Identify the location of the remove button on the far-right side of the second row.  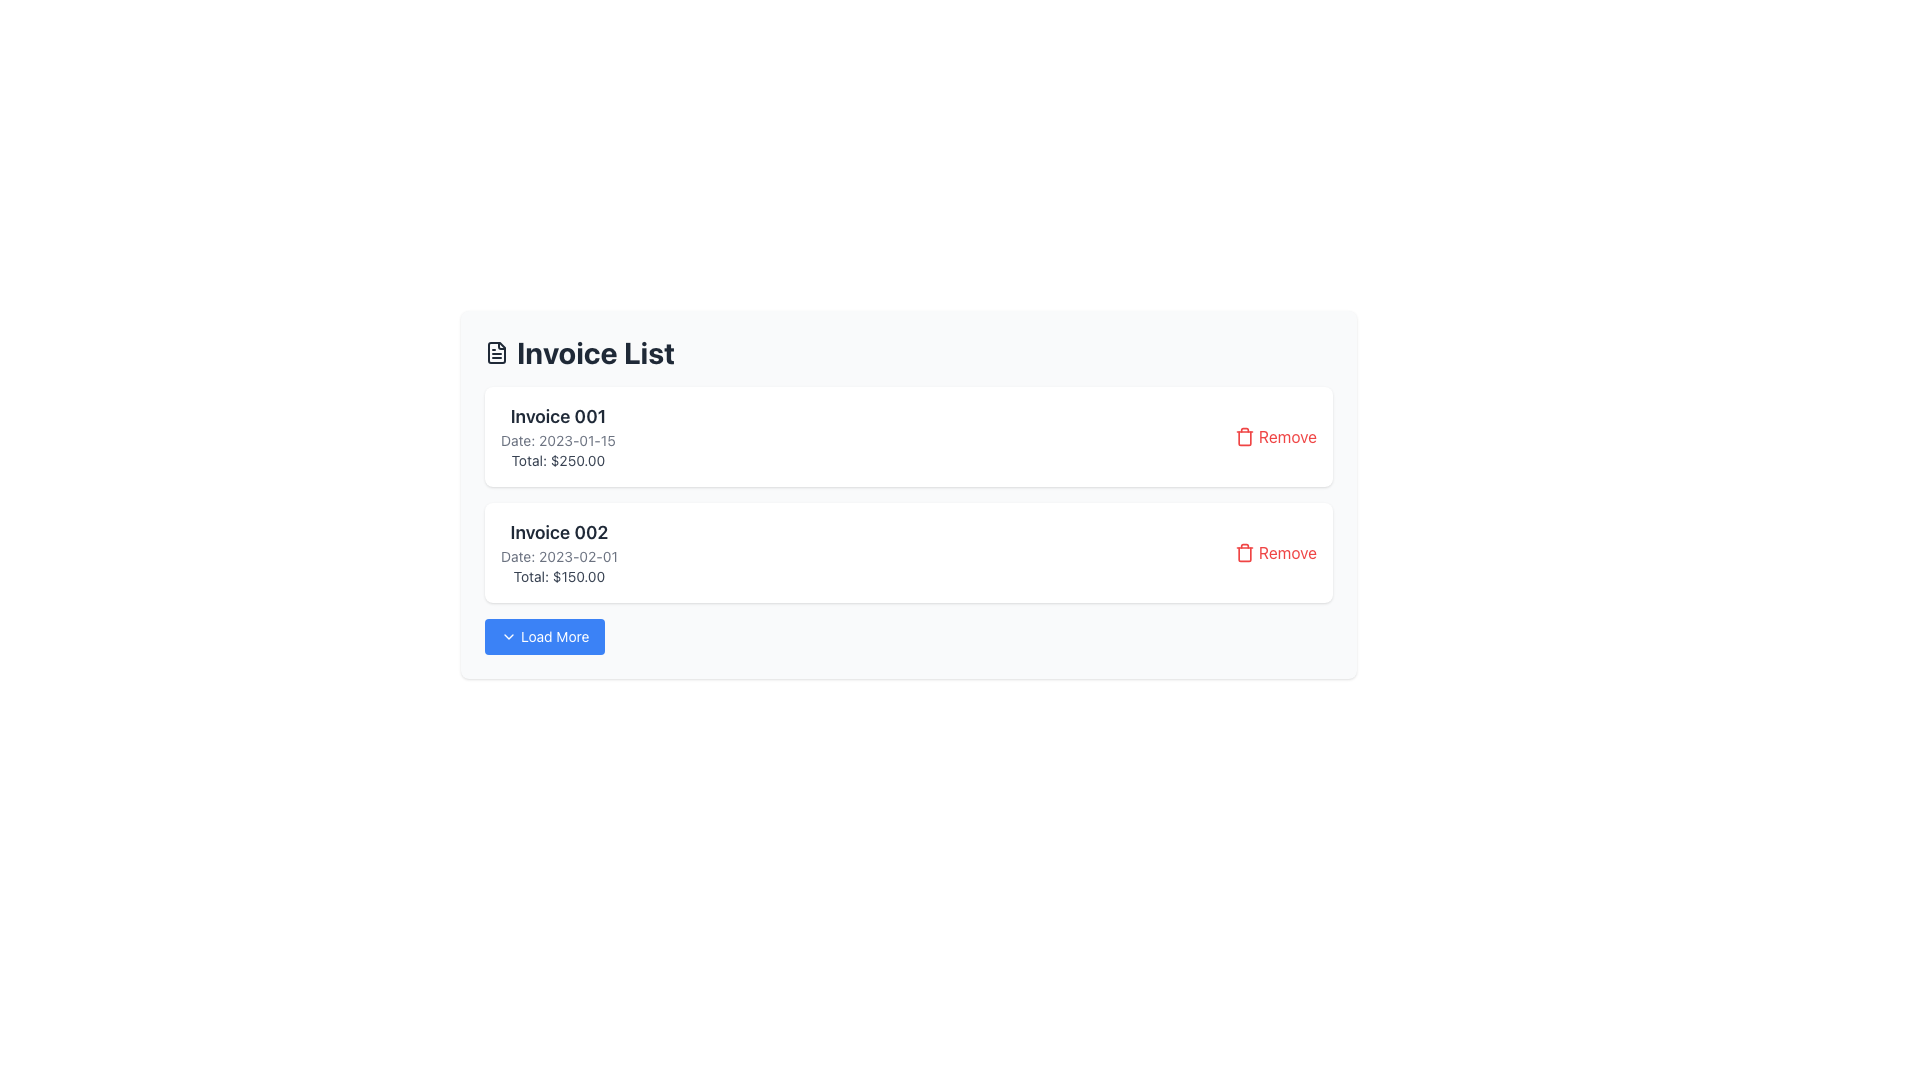
(1275, 552).